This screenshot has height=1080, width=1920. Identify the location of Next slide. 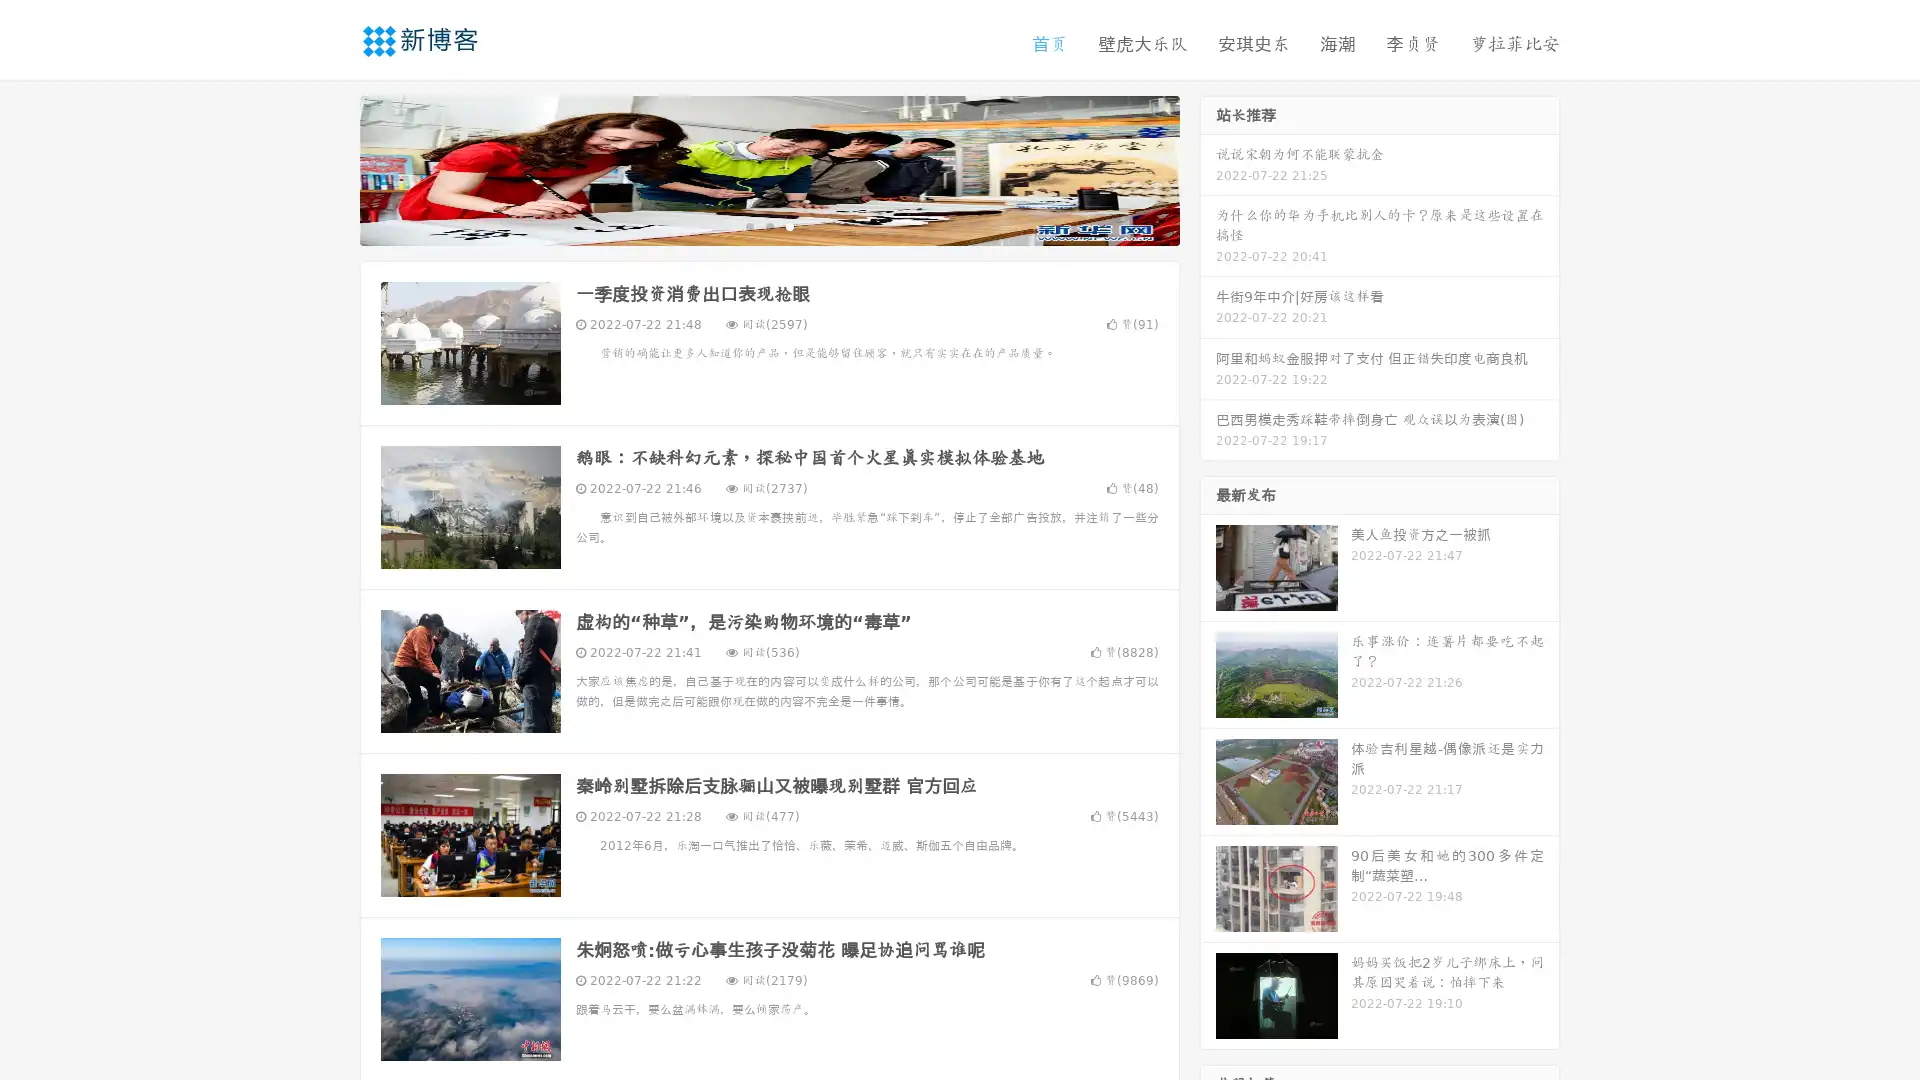
(1208, 168).